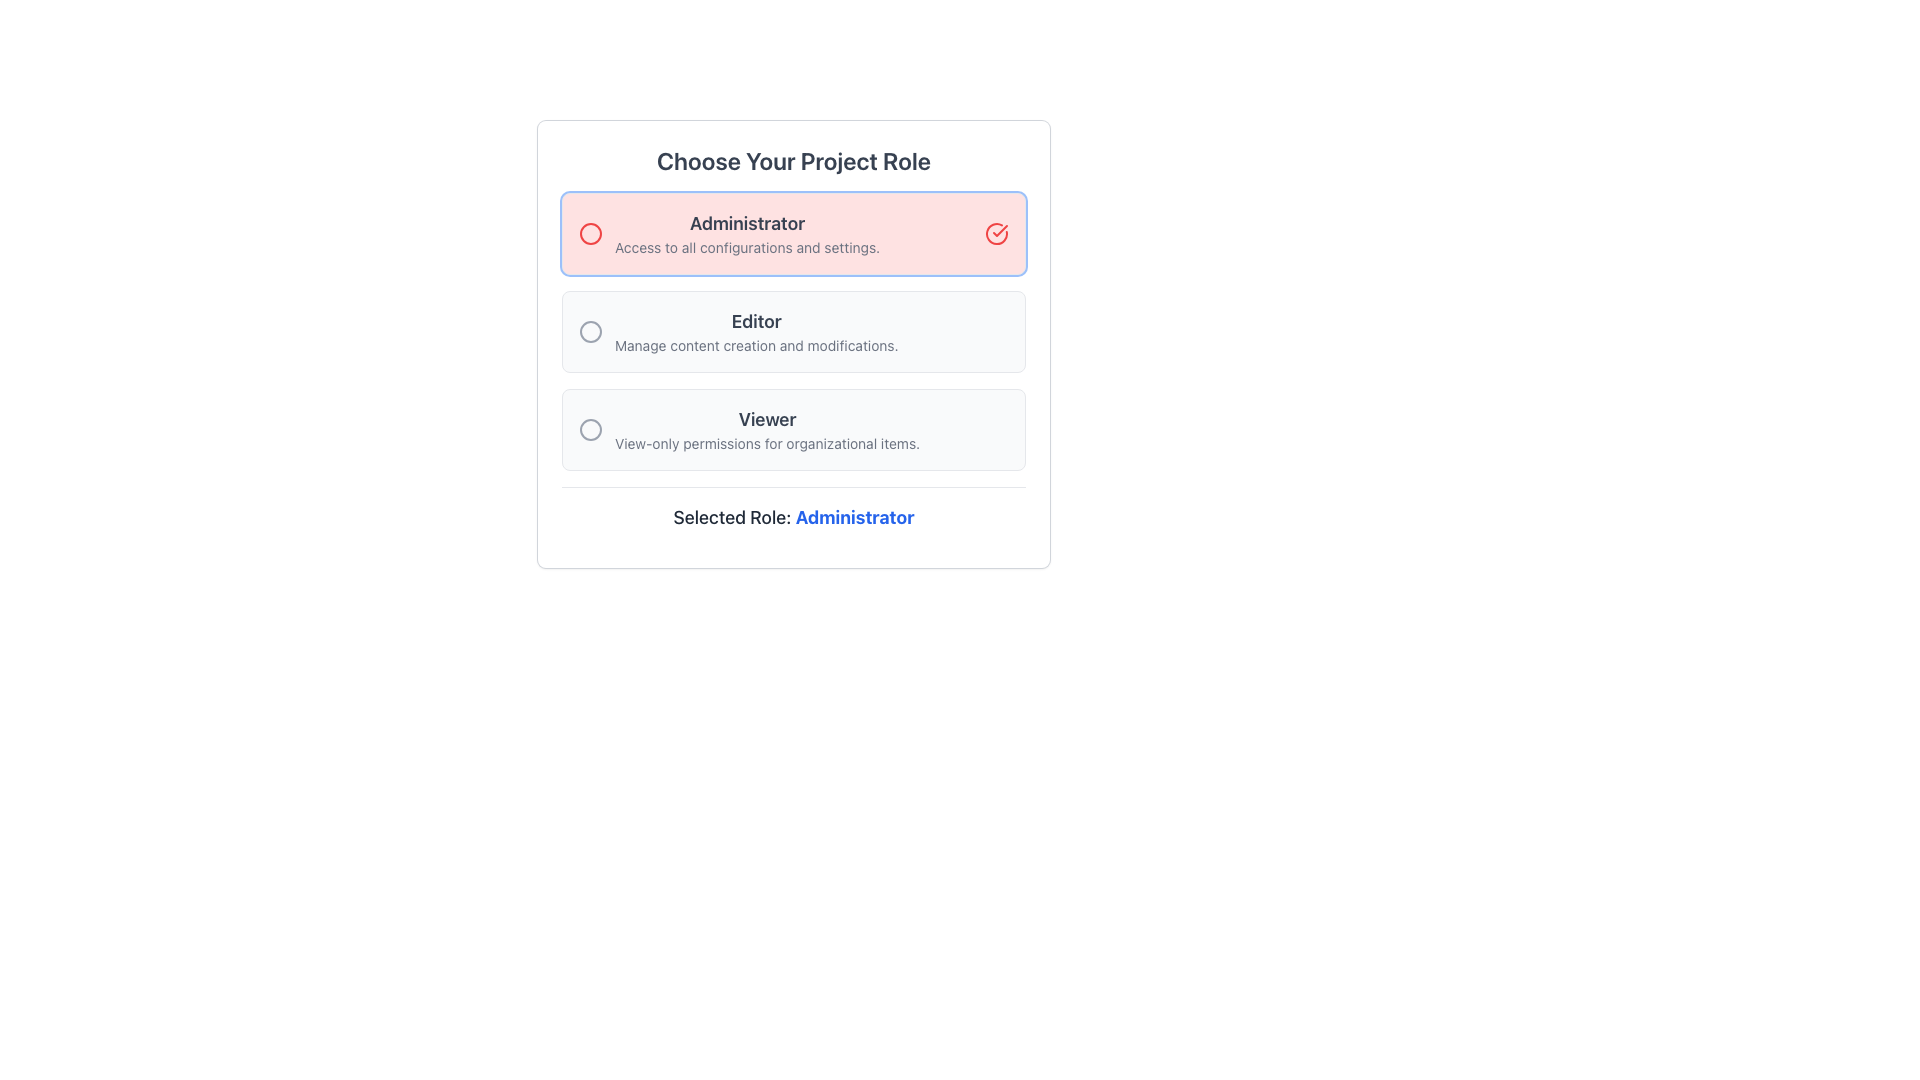  I want to click on the text label that provides a description of the 'Viewer' role functionality, located beneath the 'Viewer' title in the role selection interface, so click(766, 442).